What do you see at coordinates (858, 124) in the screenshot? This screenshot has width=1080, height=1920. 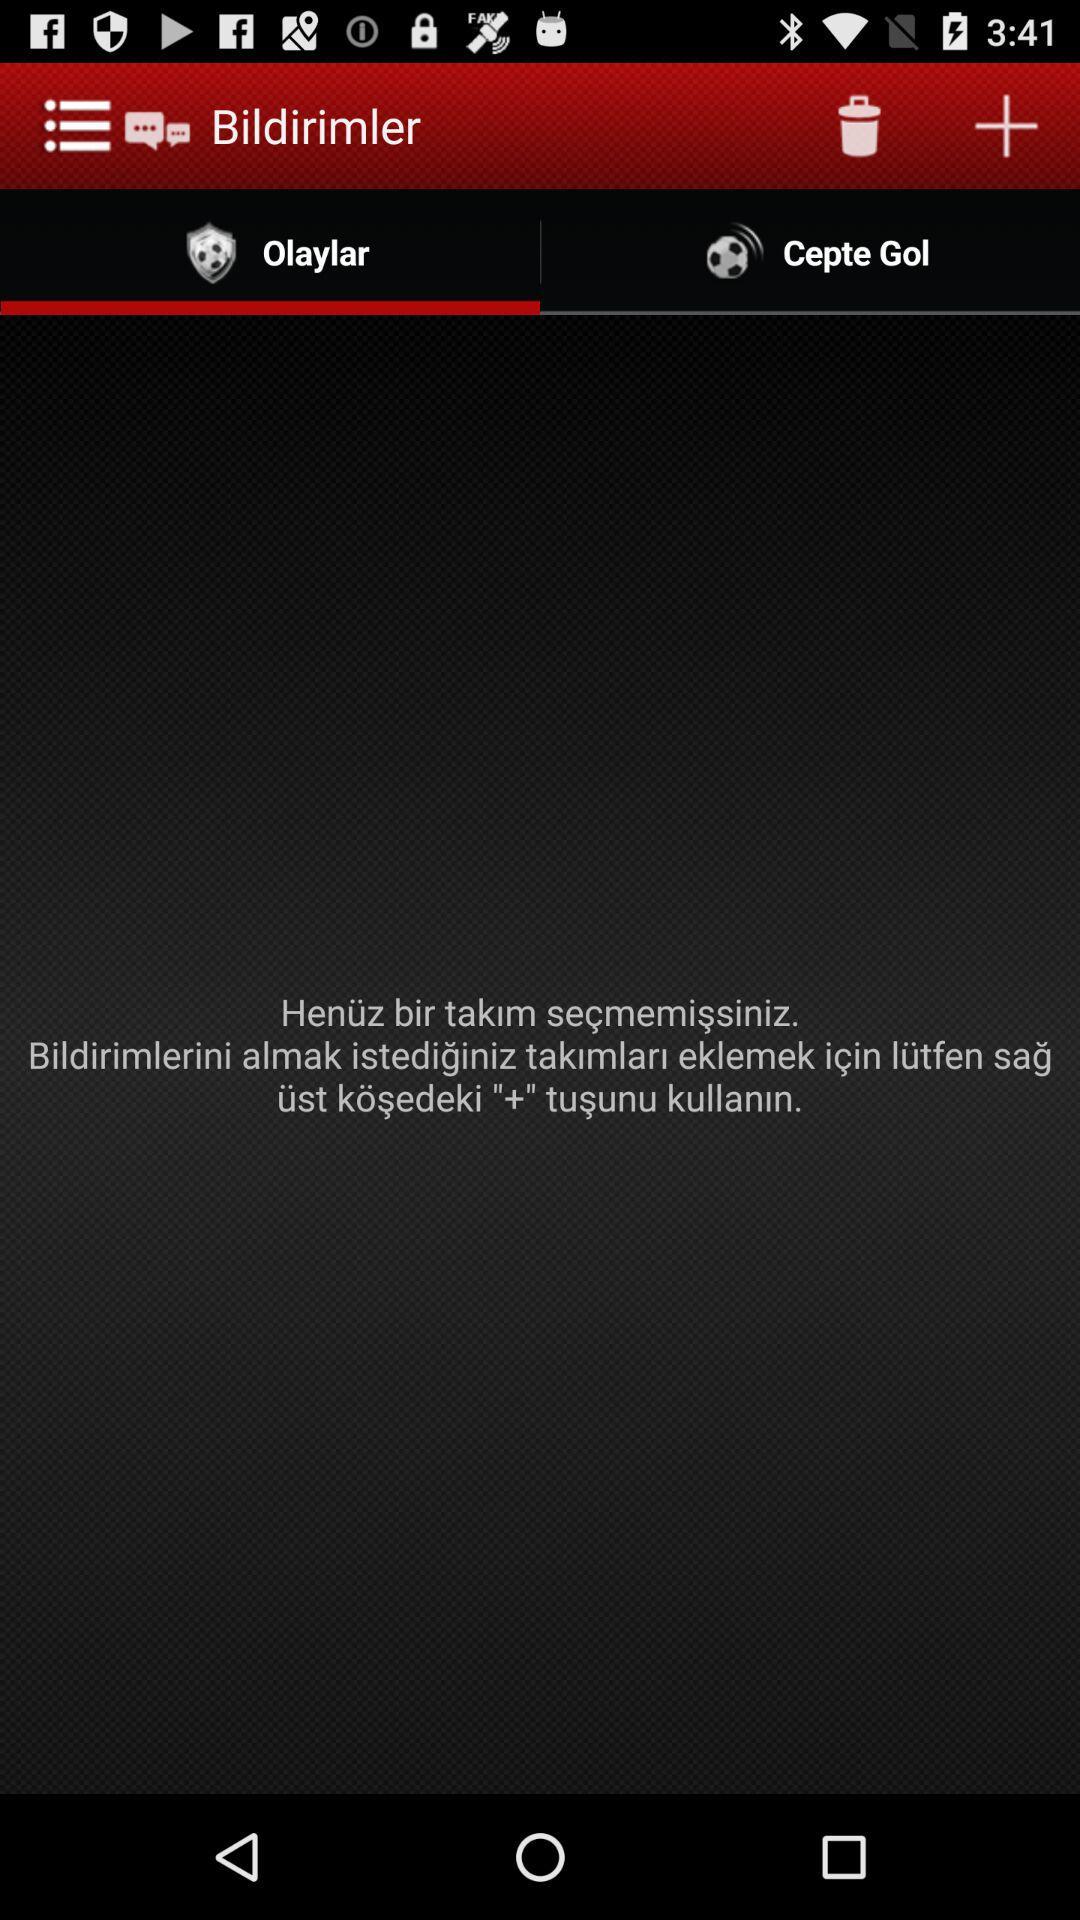 I see `item to the right of bildirimler item` at bounding box center [858, 124].